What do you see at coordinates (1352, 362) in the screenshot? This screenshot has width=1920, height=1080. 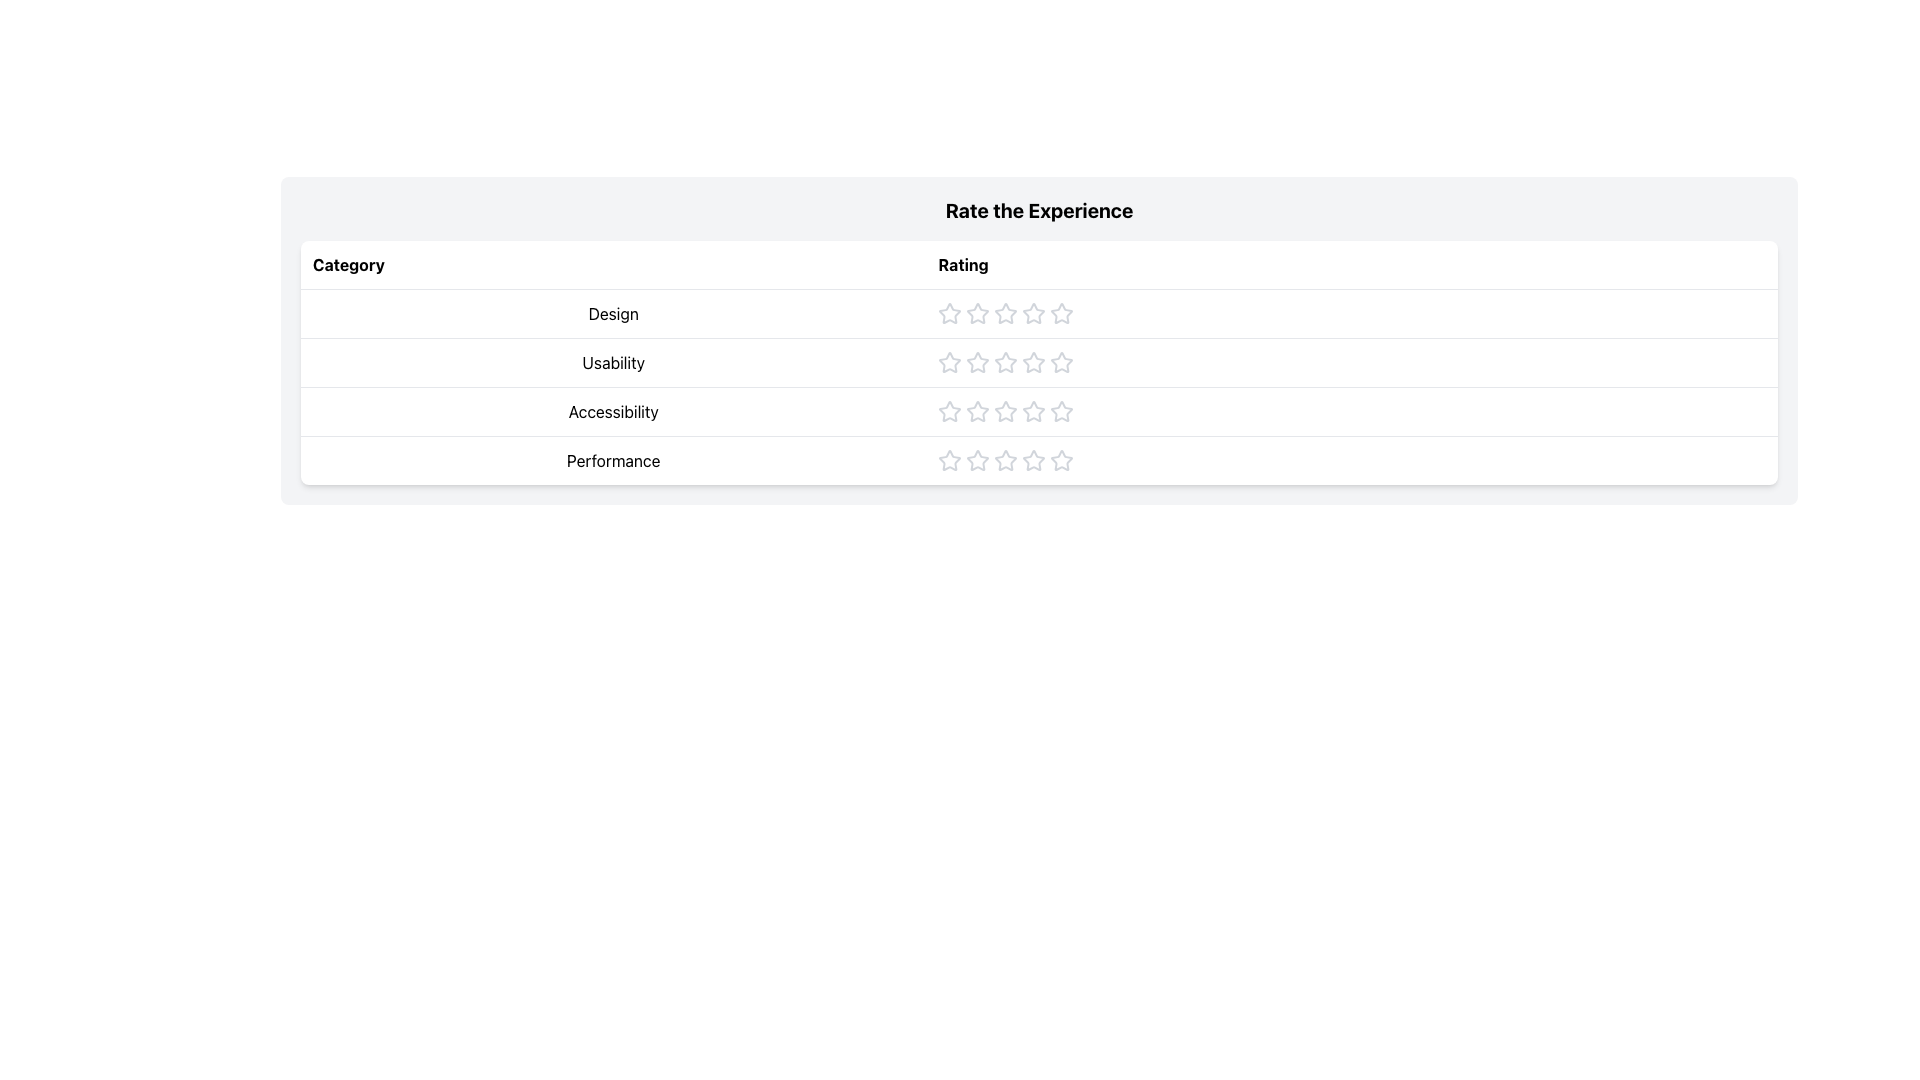 I see `a star in the Rating component` at bounding box center [1352, 362].